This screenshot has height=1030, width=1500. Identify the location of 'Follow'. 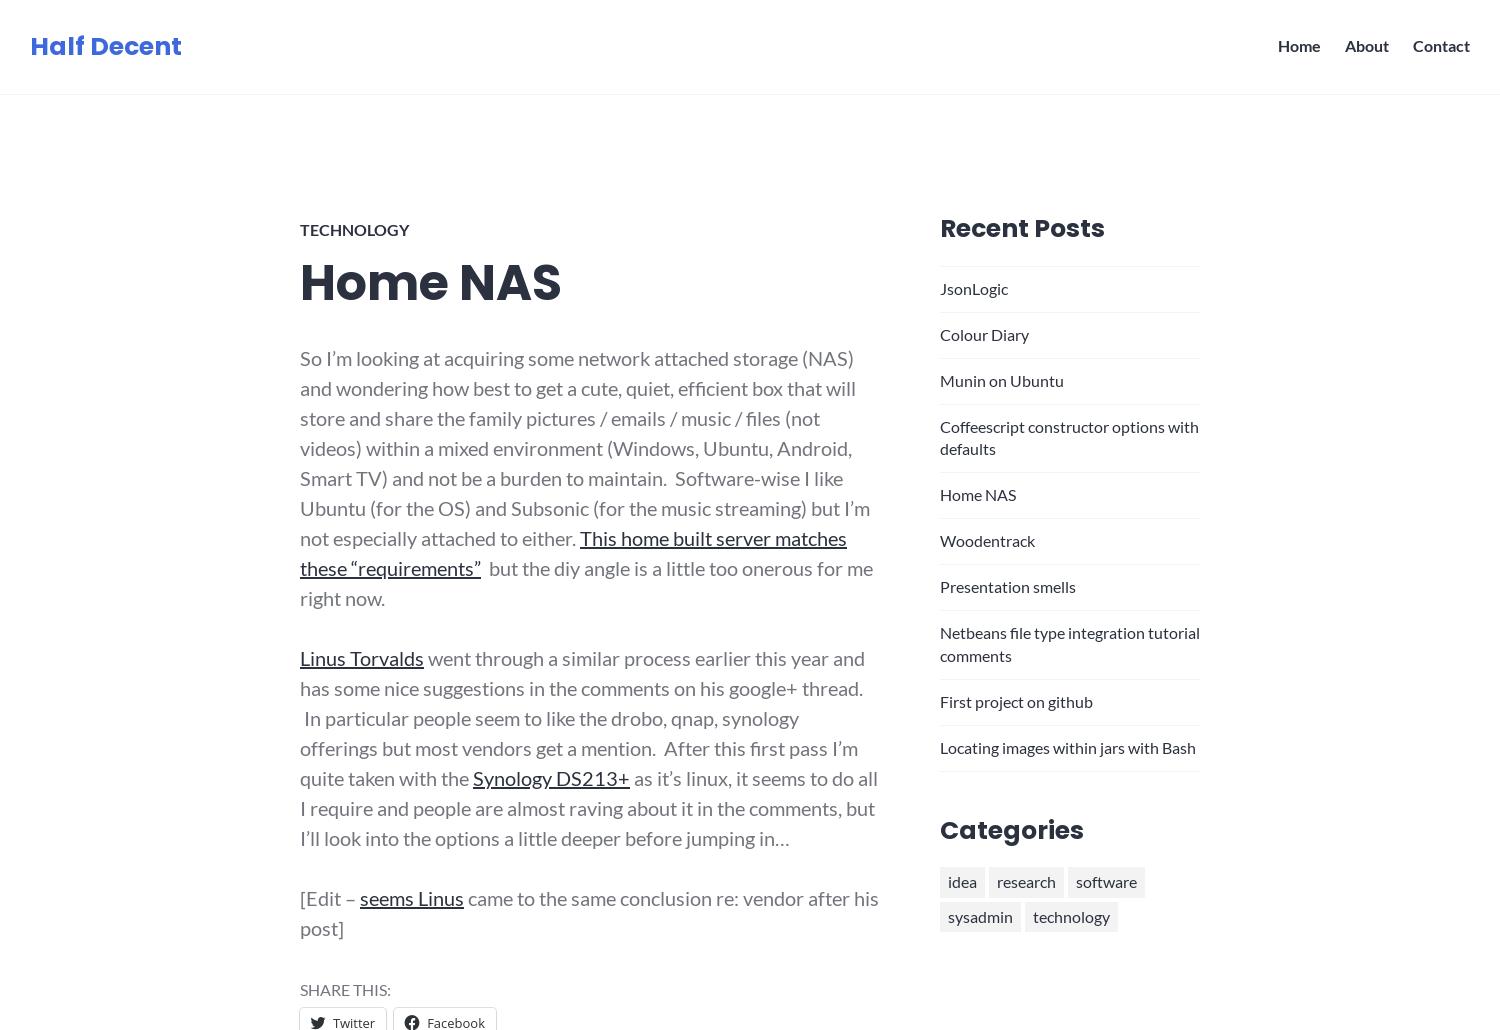
(1417, 971).